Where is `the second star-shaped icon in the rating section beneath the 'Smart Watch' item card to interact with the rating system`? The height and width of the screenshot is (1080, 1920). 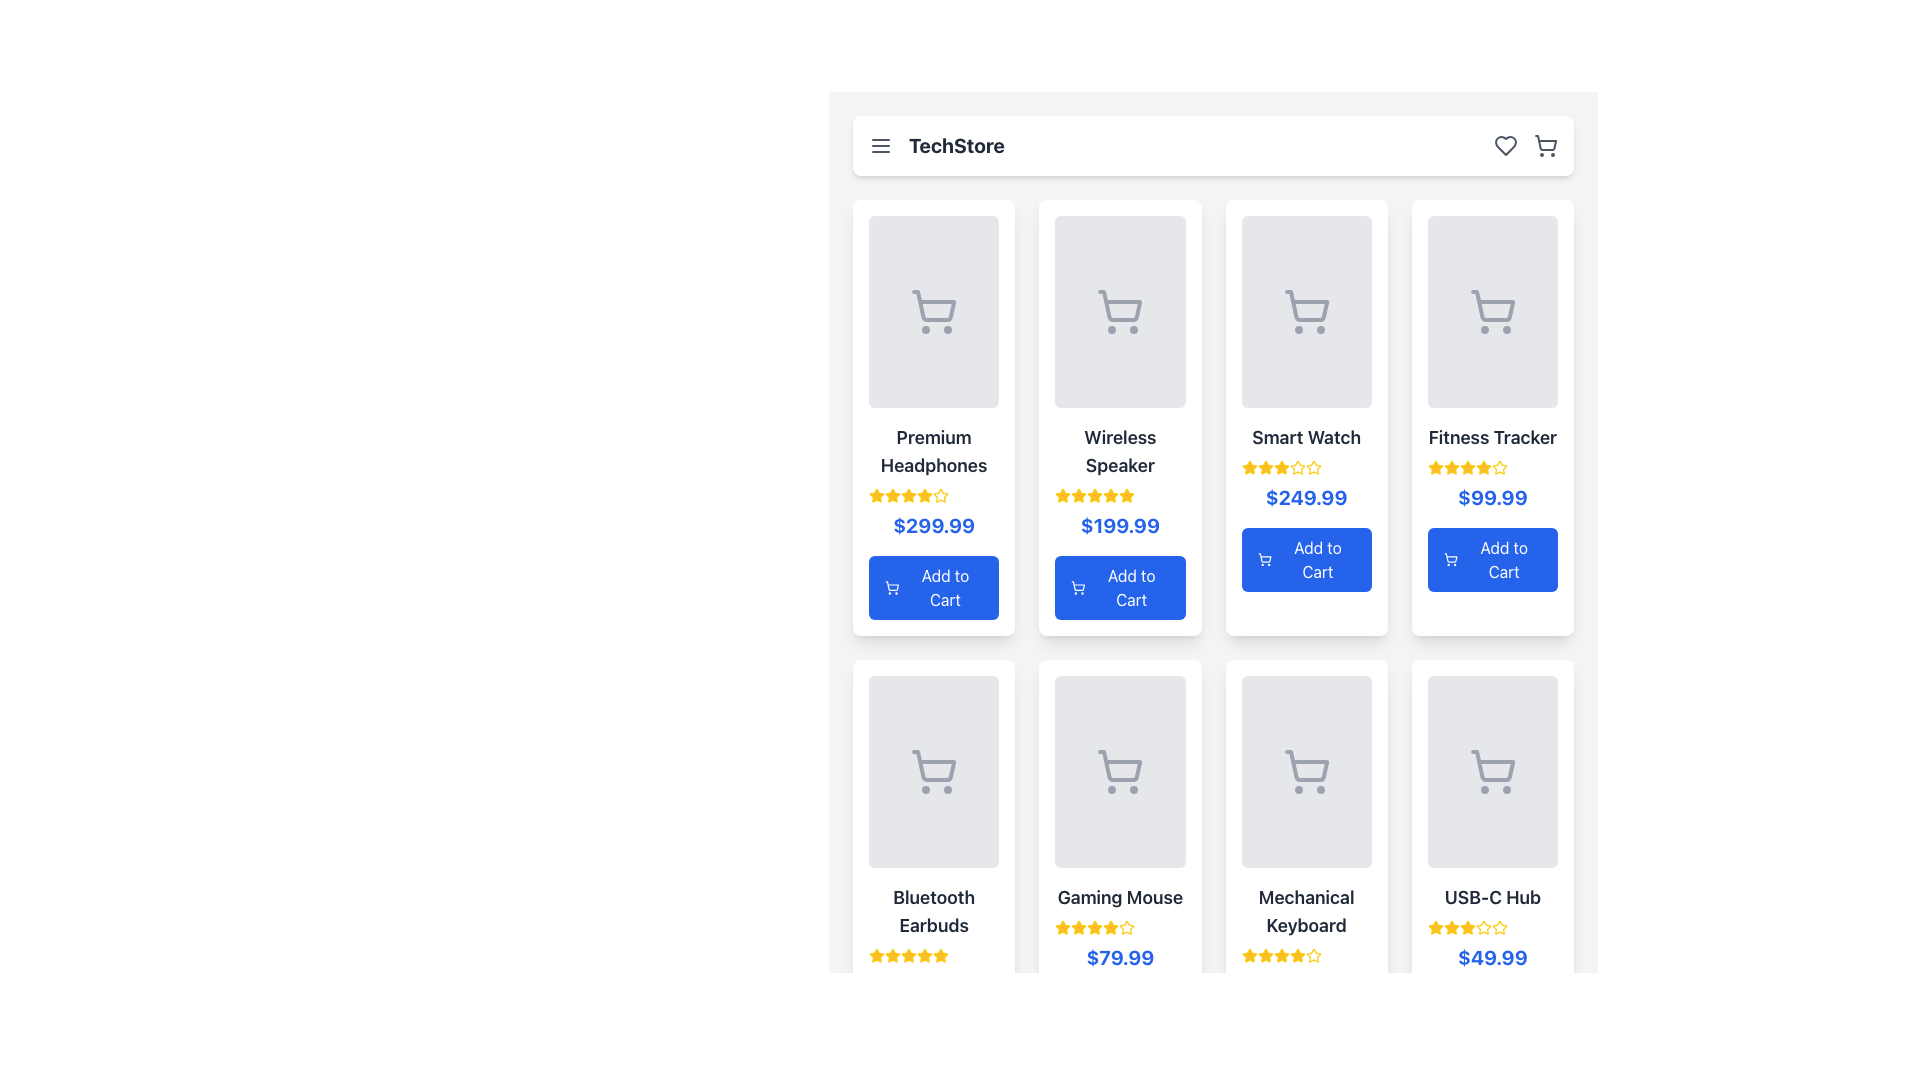
the second star-shaped icon in the rating section beneath the 'Smart Watch' item card to interact with the rating system is located at coordinates (1264, 466).